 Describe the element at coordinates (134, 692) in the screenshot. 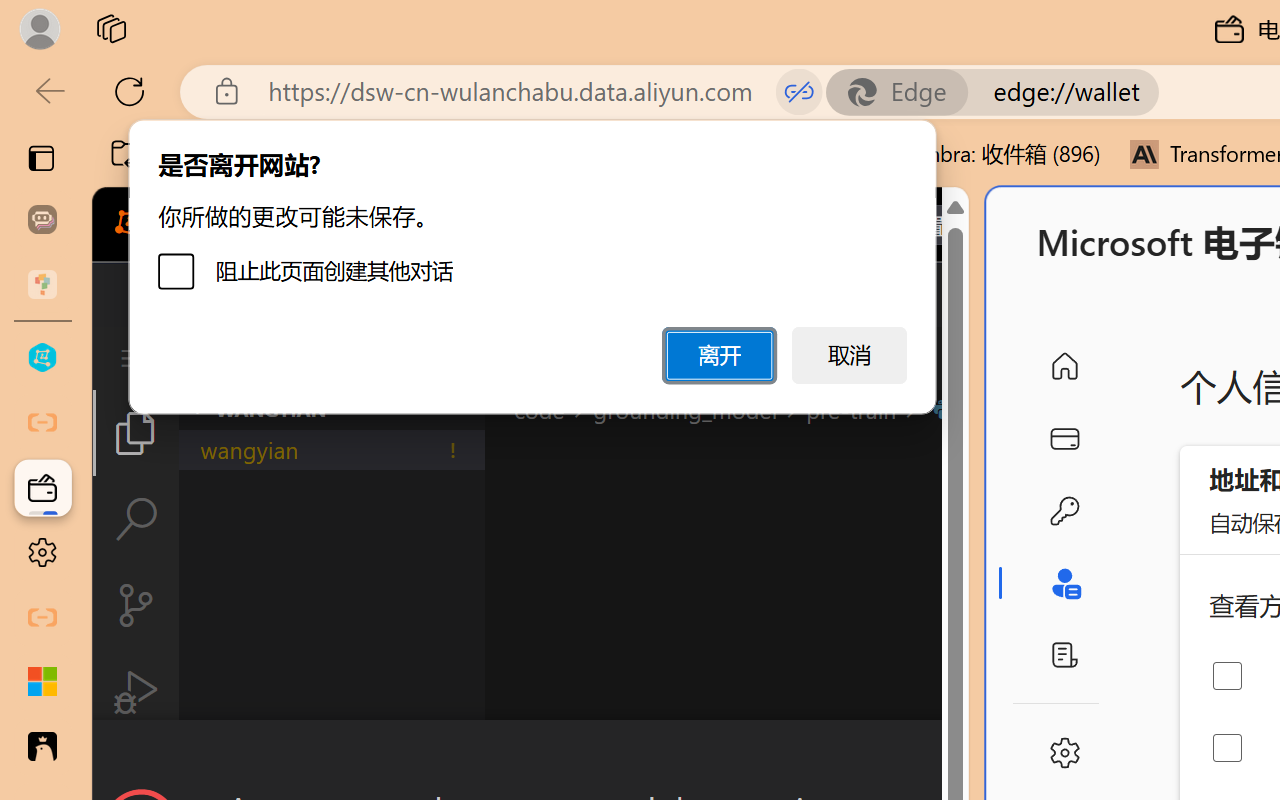

I see `'Run and Debug (Ctrl+Shift+D)'` at that location.